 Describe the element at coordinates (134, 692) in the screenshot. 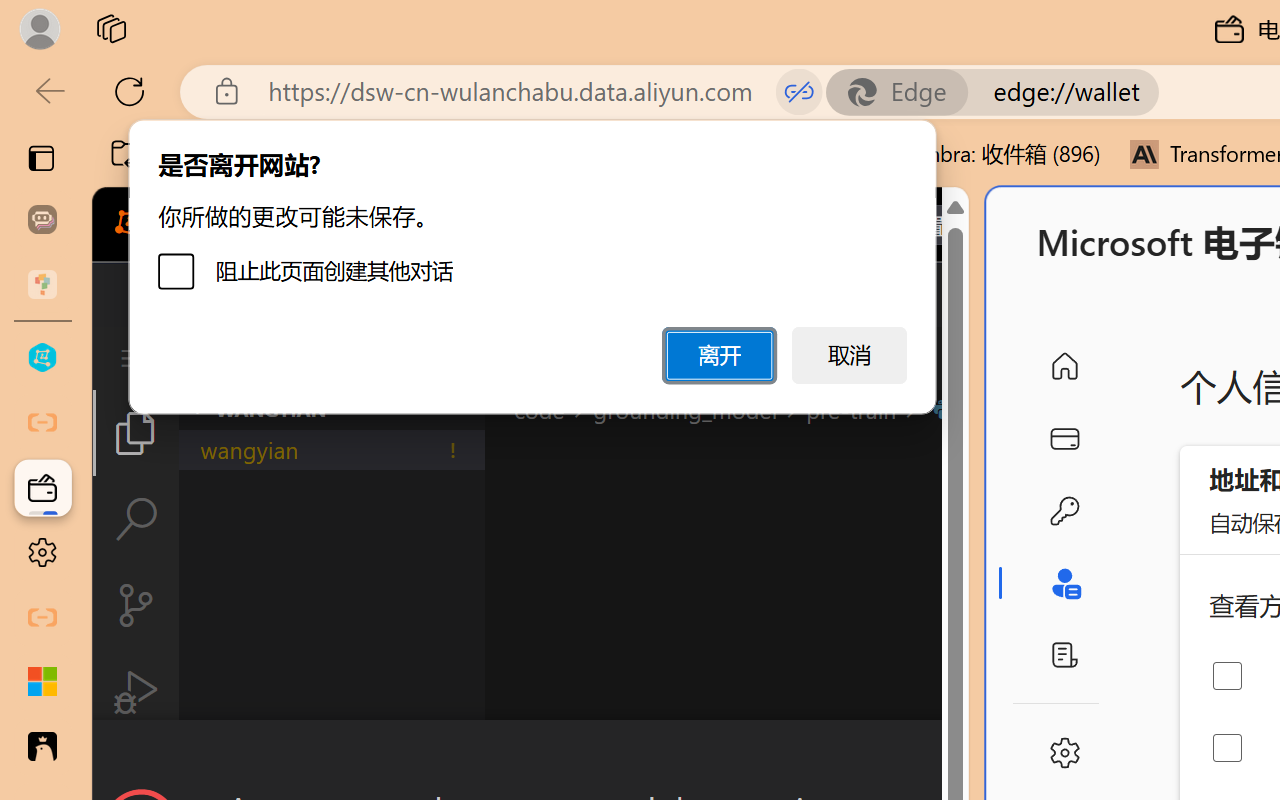

I see `'Run and Debug (Ctrl+Shift+D)'` at that location.